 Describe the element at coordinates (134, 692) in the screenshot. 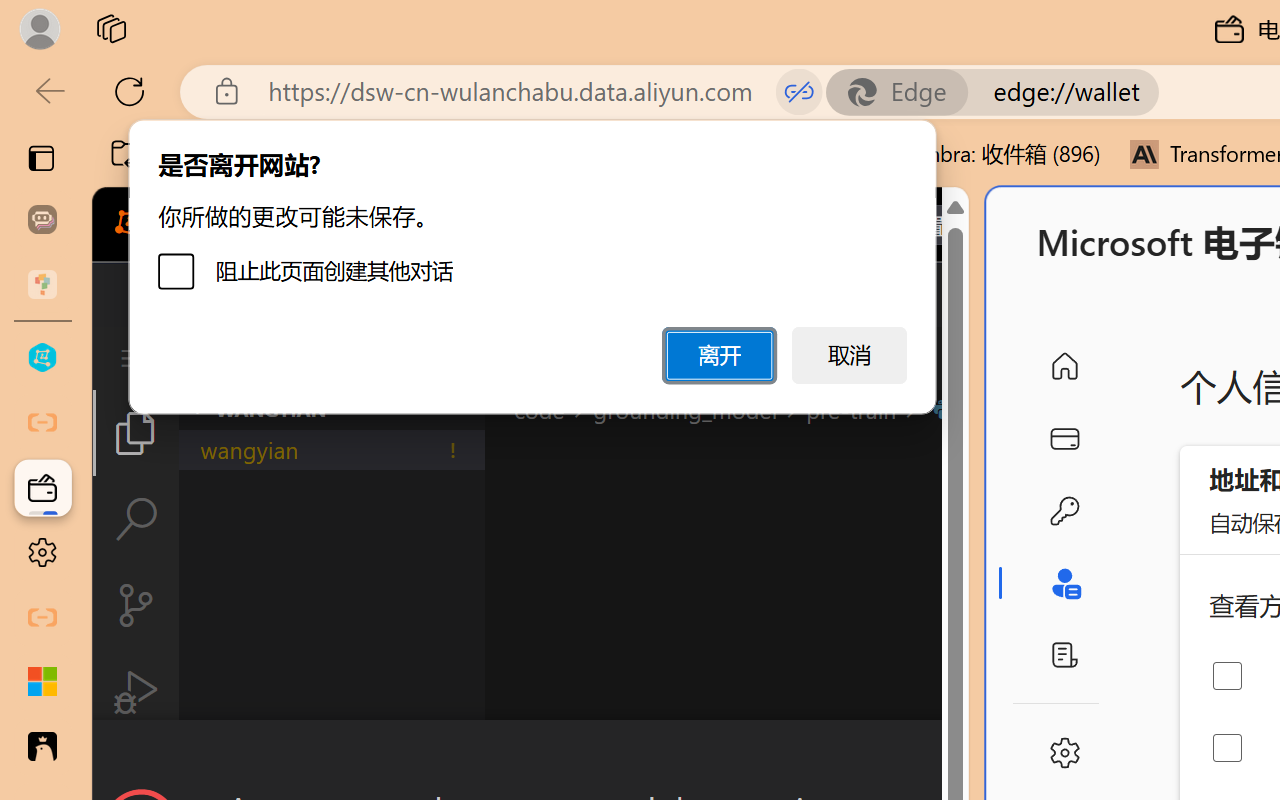

I see `'Run and Debug (Ctrl+Shift+D)'` at that location.